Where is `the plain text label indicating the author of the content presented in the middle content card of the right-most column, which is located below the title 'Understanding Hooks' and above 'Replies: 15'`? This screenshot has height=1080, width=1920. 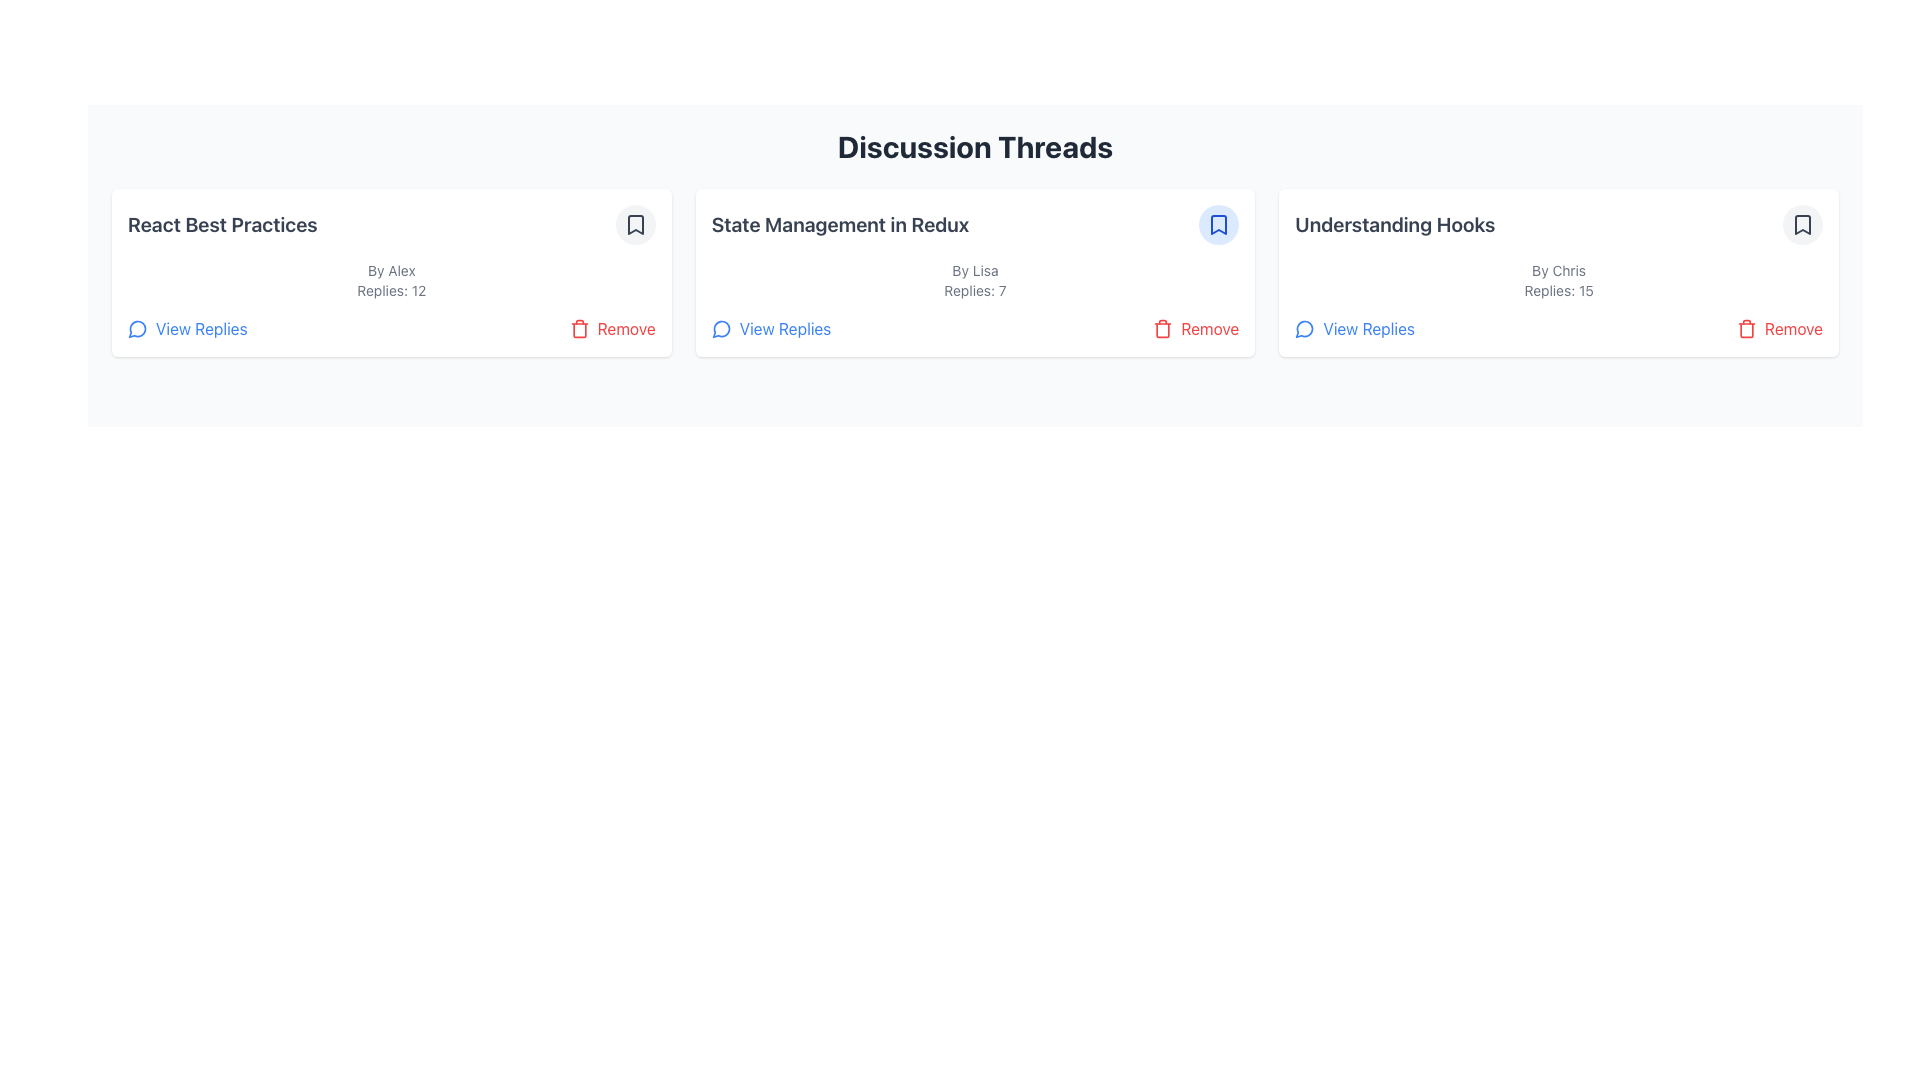 the plain text label indicating the author of the content presented in the middle content card of the right-most column, which is located below the title 'Understanding Hooks' and above 'Replies: 15' is located at coordinates (1558, 270).